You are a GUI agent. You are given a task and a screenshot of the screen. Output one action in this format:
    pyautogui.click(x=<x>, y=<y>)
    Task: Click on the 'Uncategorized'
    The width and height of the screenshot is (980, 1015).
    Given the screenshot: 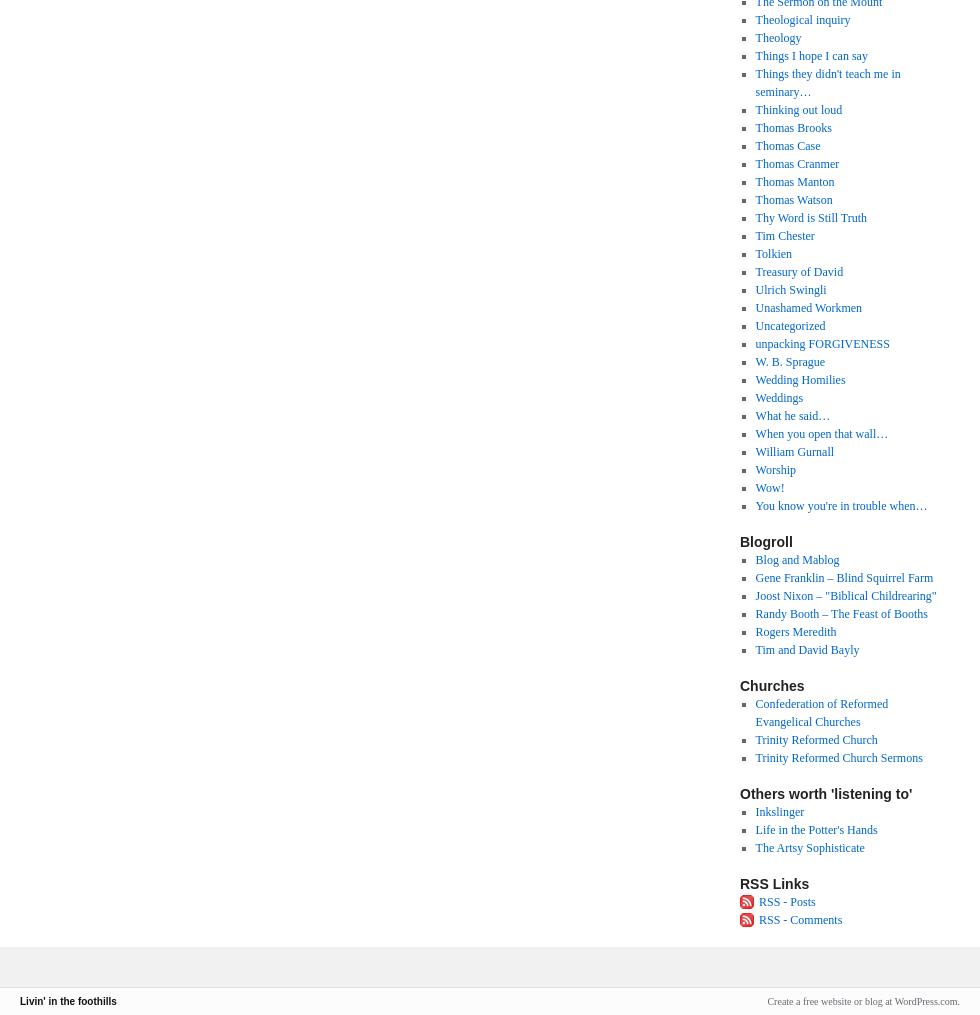 What is the action you would take?
    pyautogui.click(x=789, y=325)
    